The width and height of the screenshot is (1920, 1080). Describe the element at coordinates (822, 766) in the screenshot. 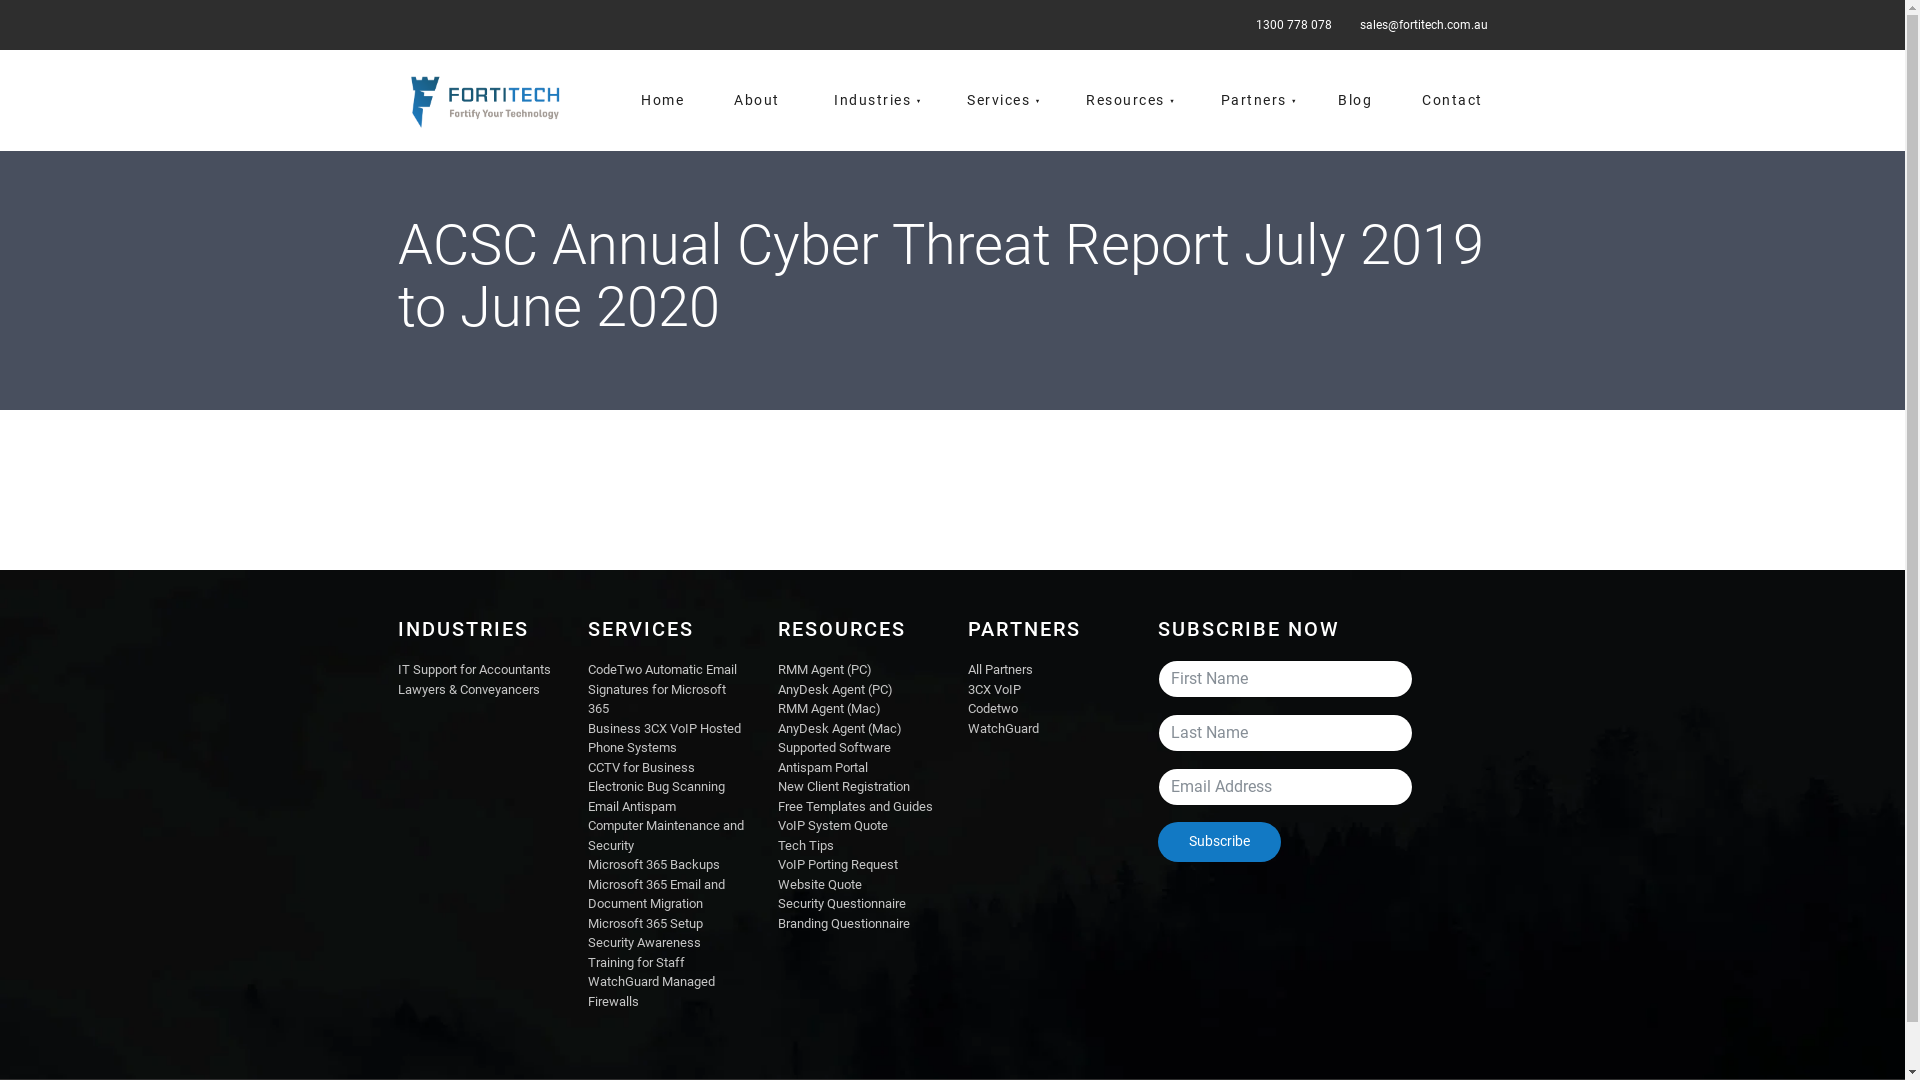

I see `'Antispam Portal'` at that location.